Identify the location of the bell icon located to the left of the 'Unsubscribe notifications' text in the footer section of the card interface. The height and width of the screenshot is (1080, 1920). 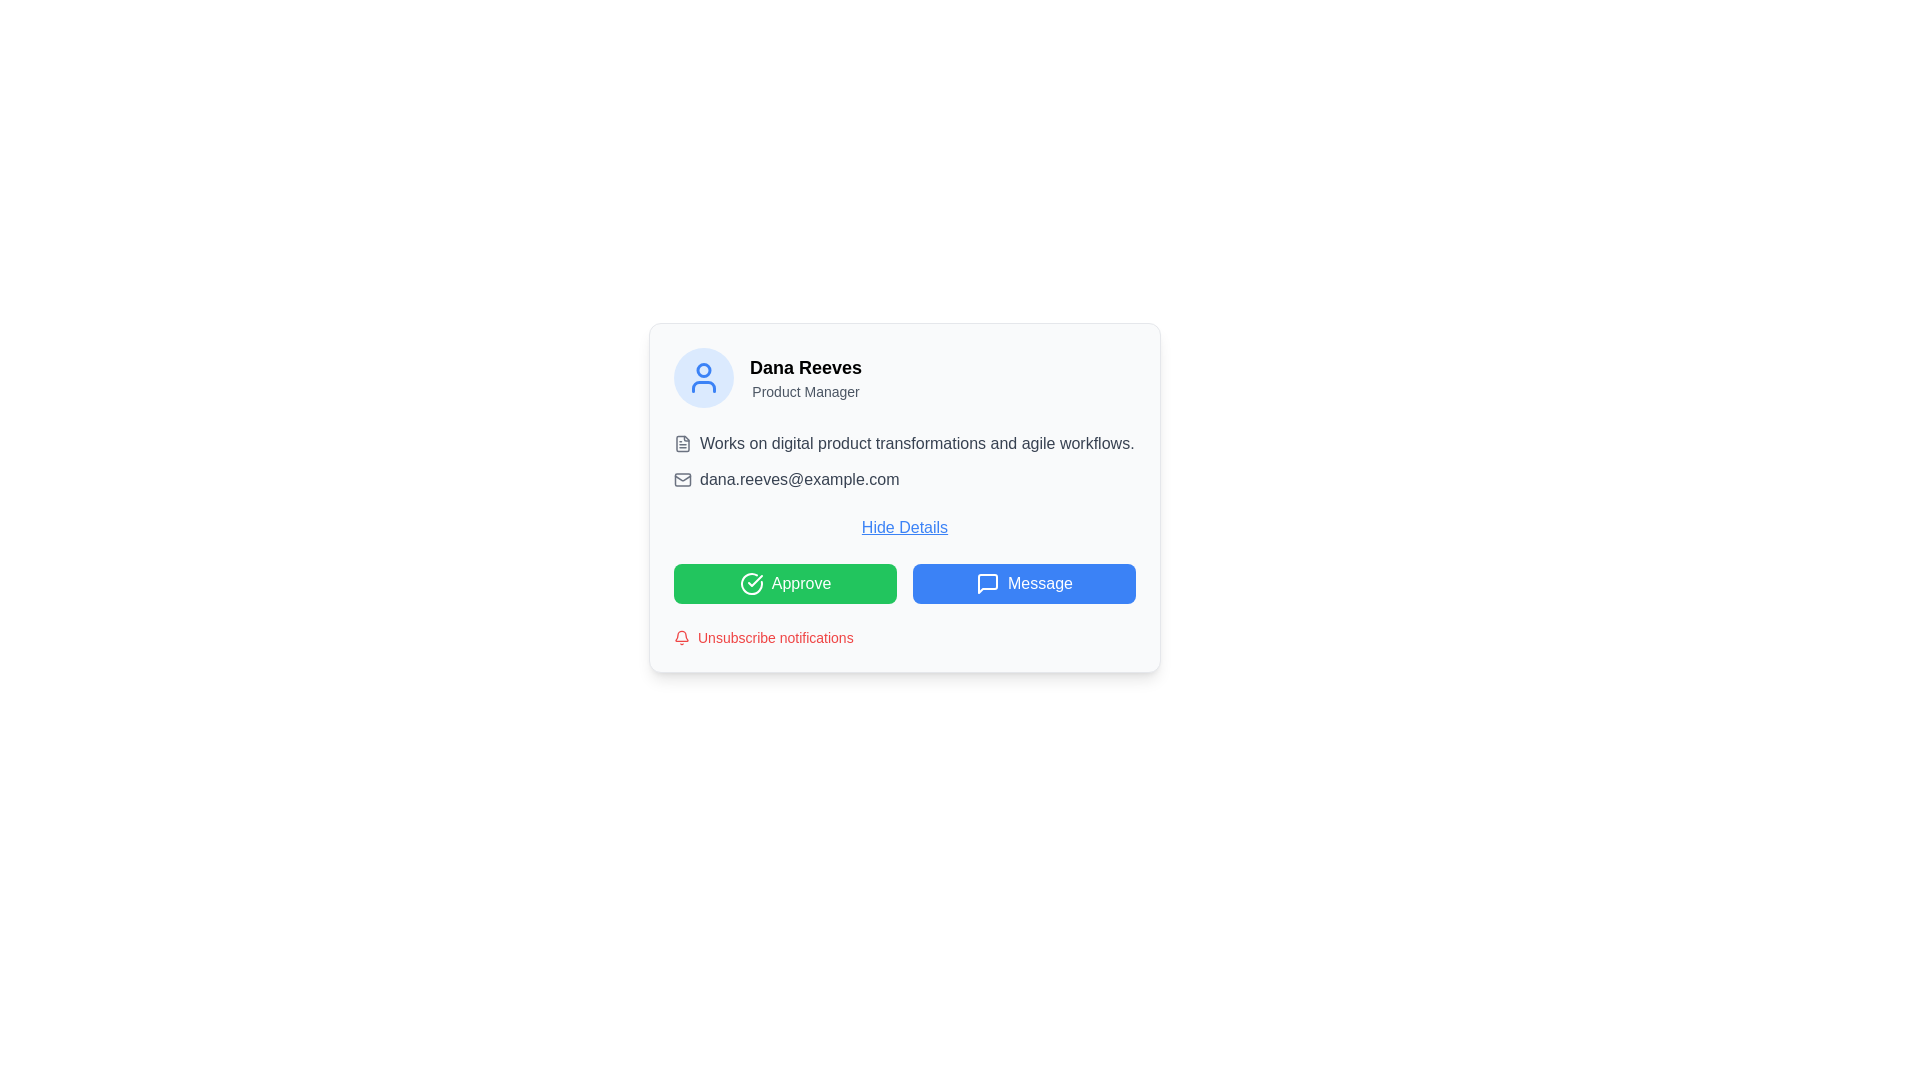
(681, 637).